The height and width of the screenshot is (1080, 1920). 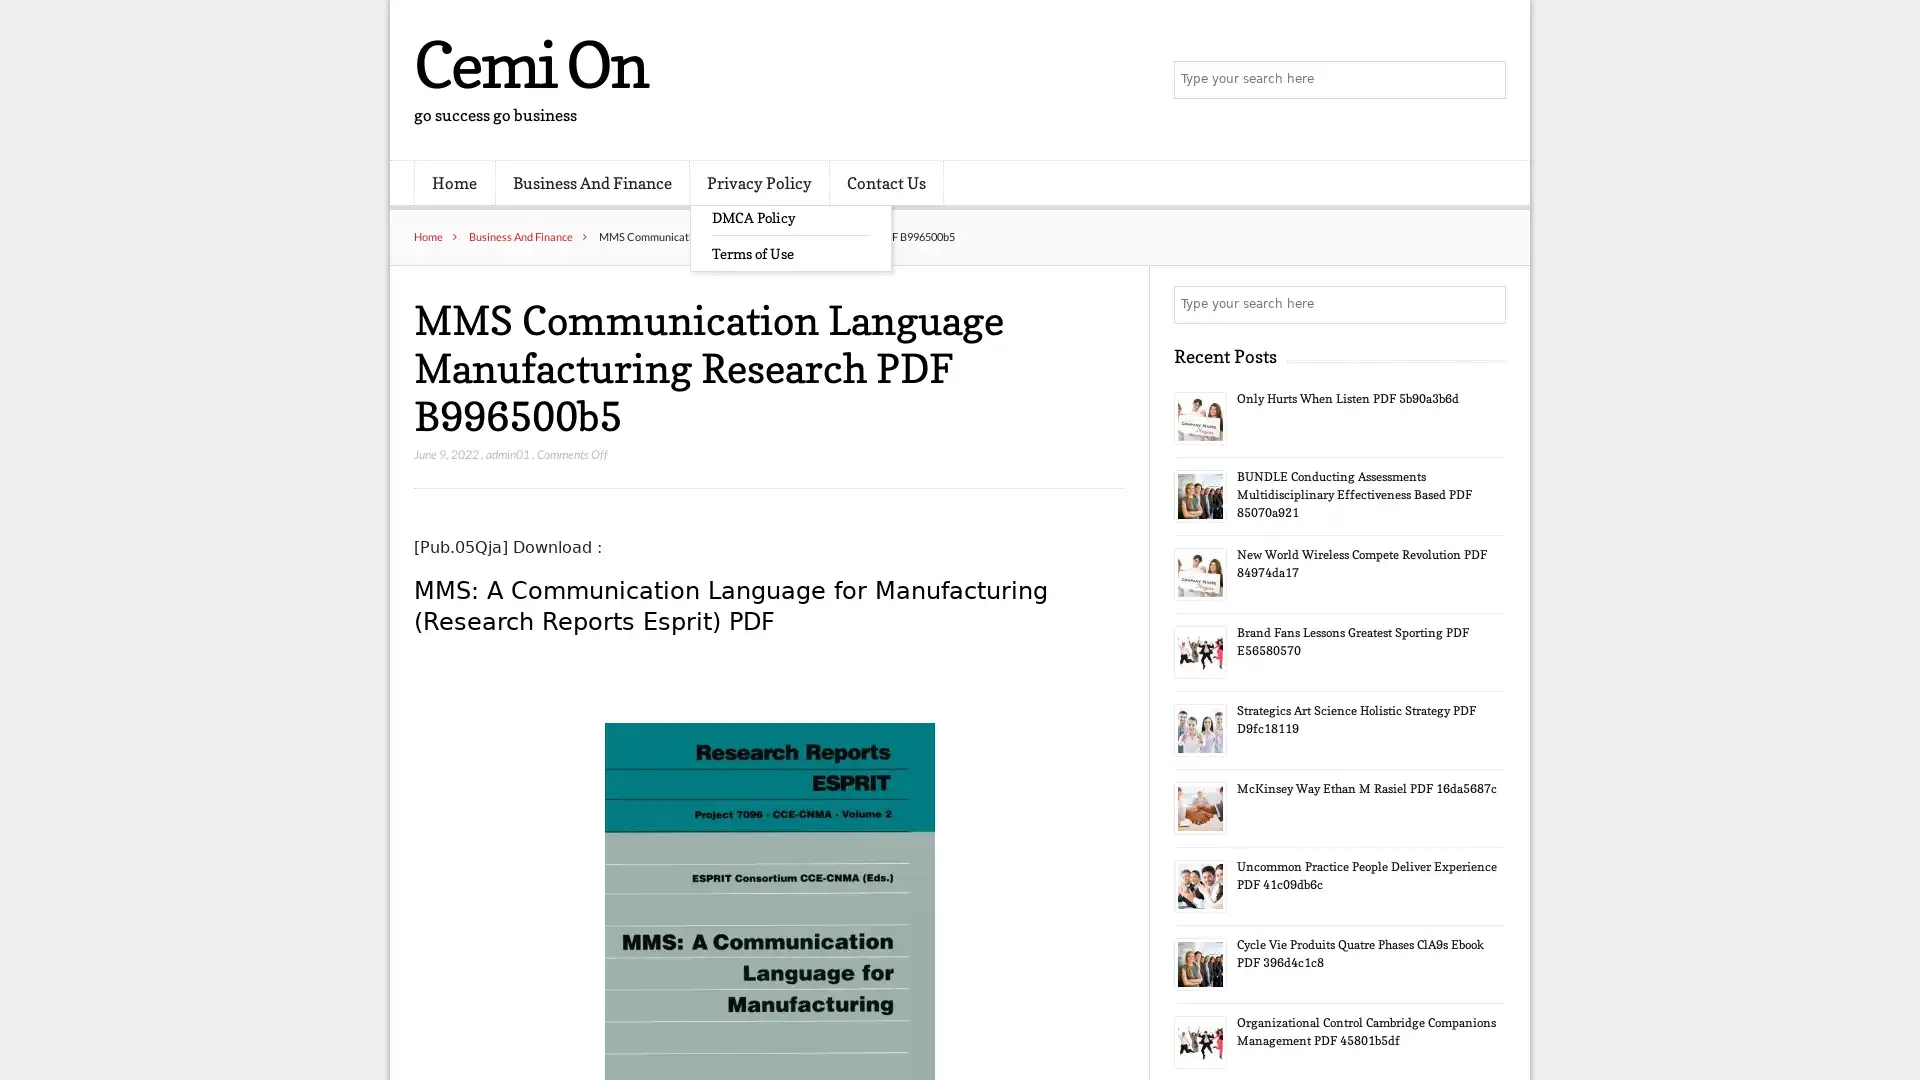 I want to click on Search, so click(x=1485, y=80).